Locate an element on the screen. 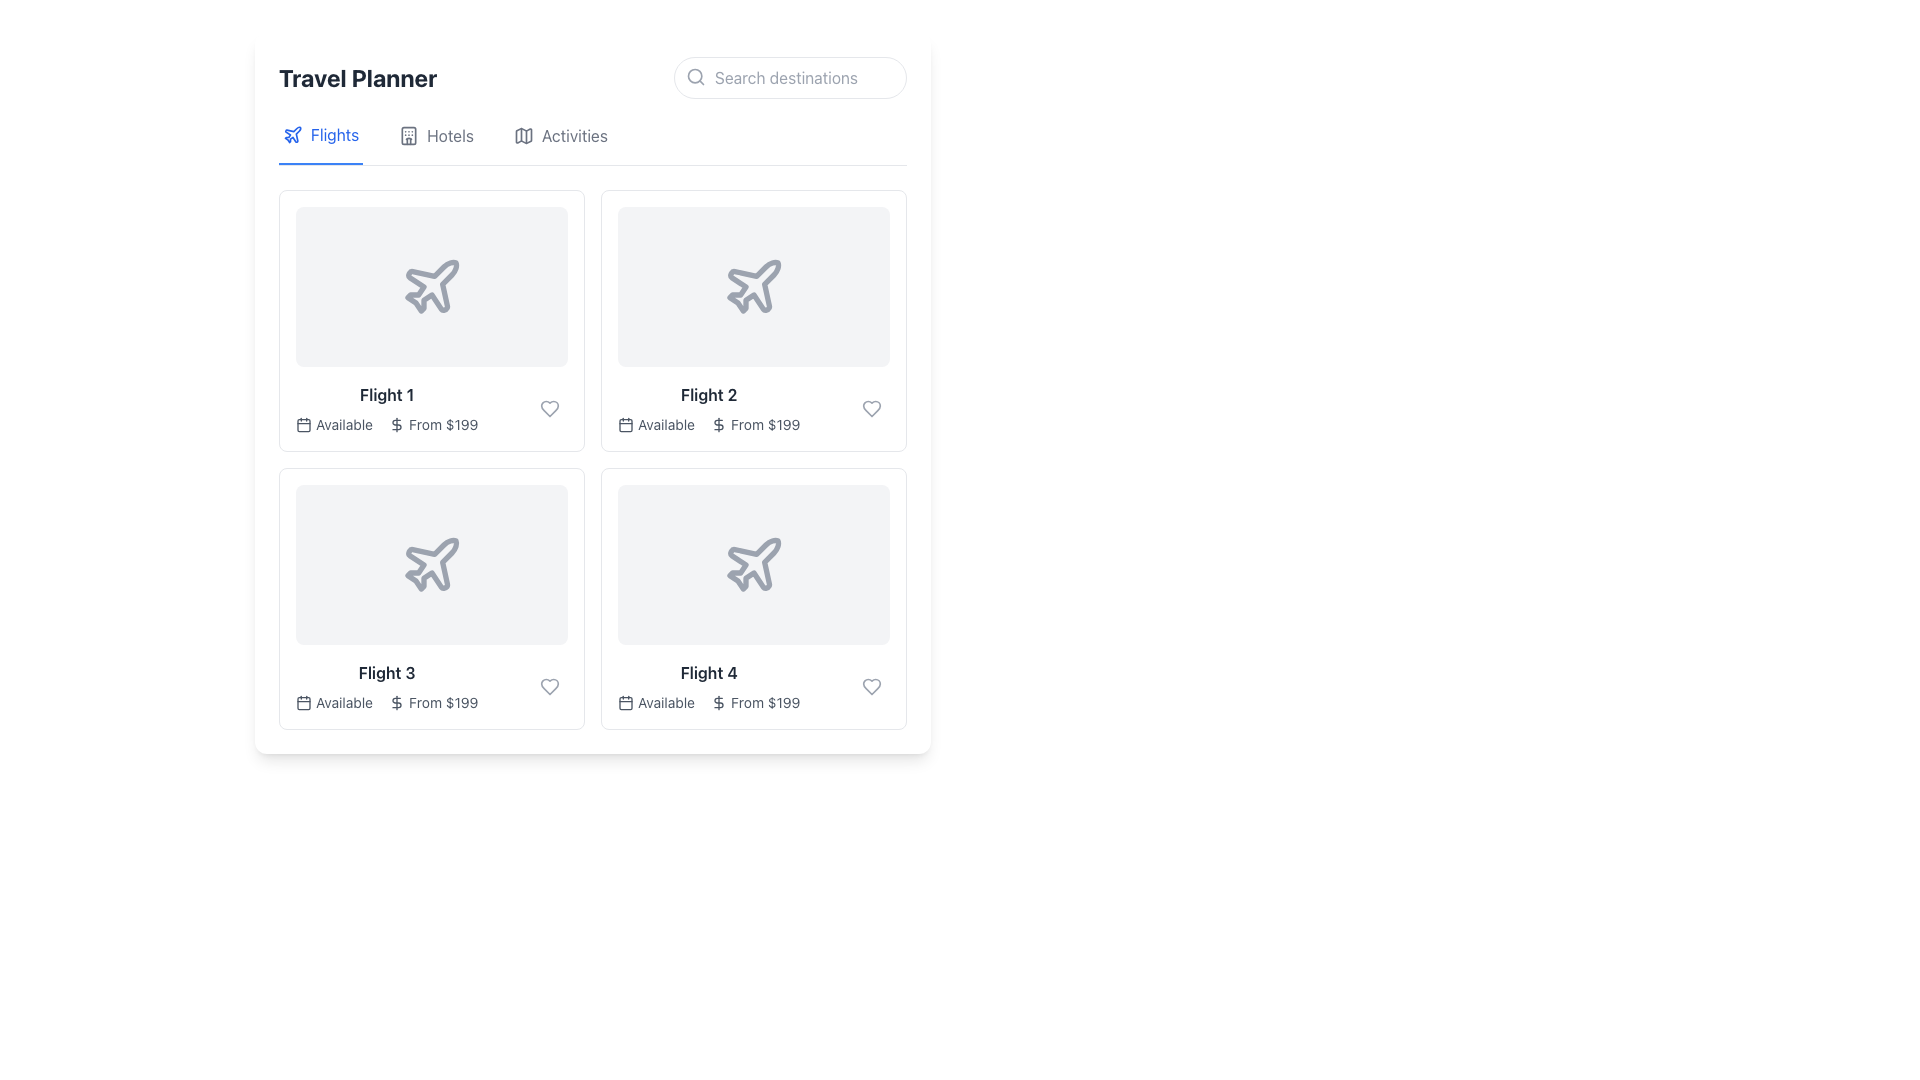 This screenshot has width=1920, height=1080. the heart icon located at the bottom right corner of the 'Flight 4' card to favorite the associated flight is located at coordinates (872, 685).